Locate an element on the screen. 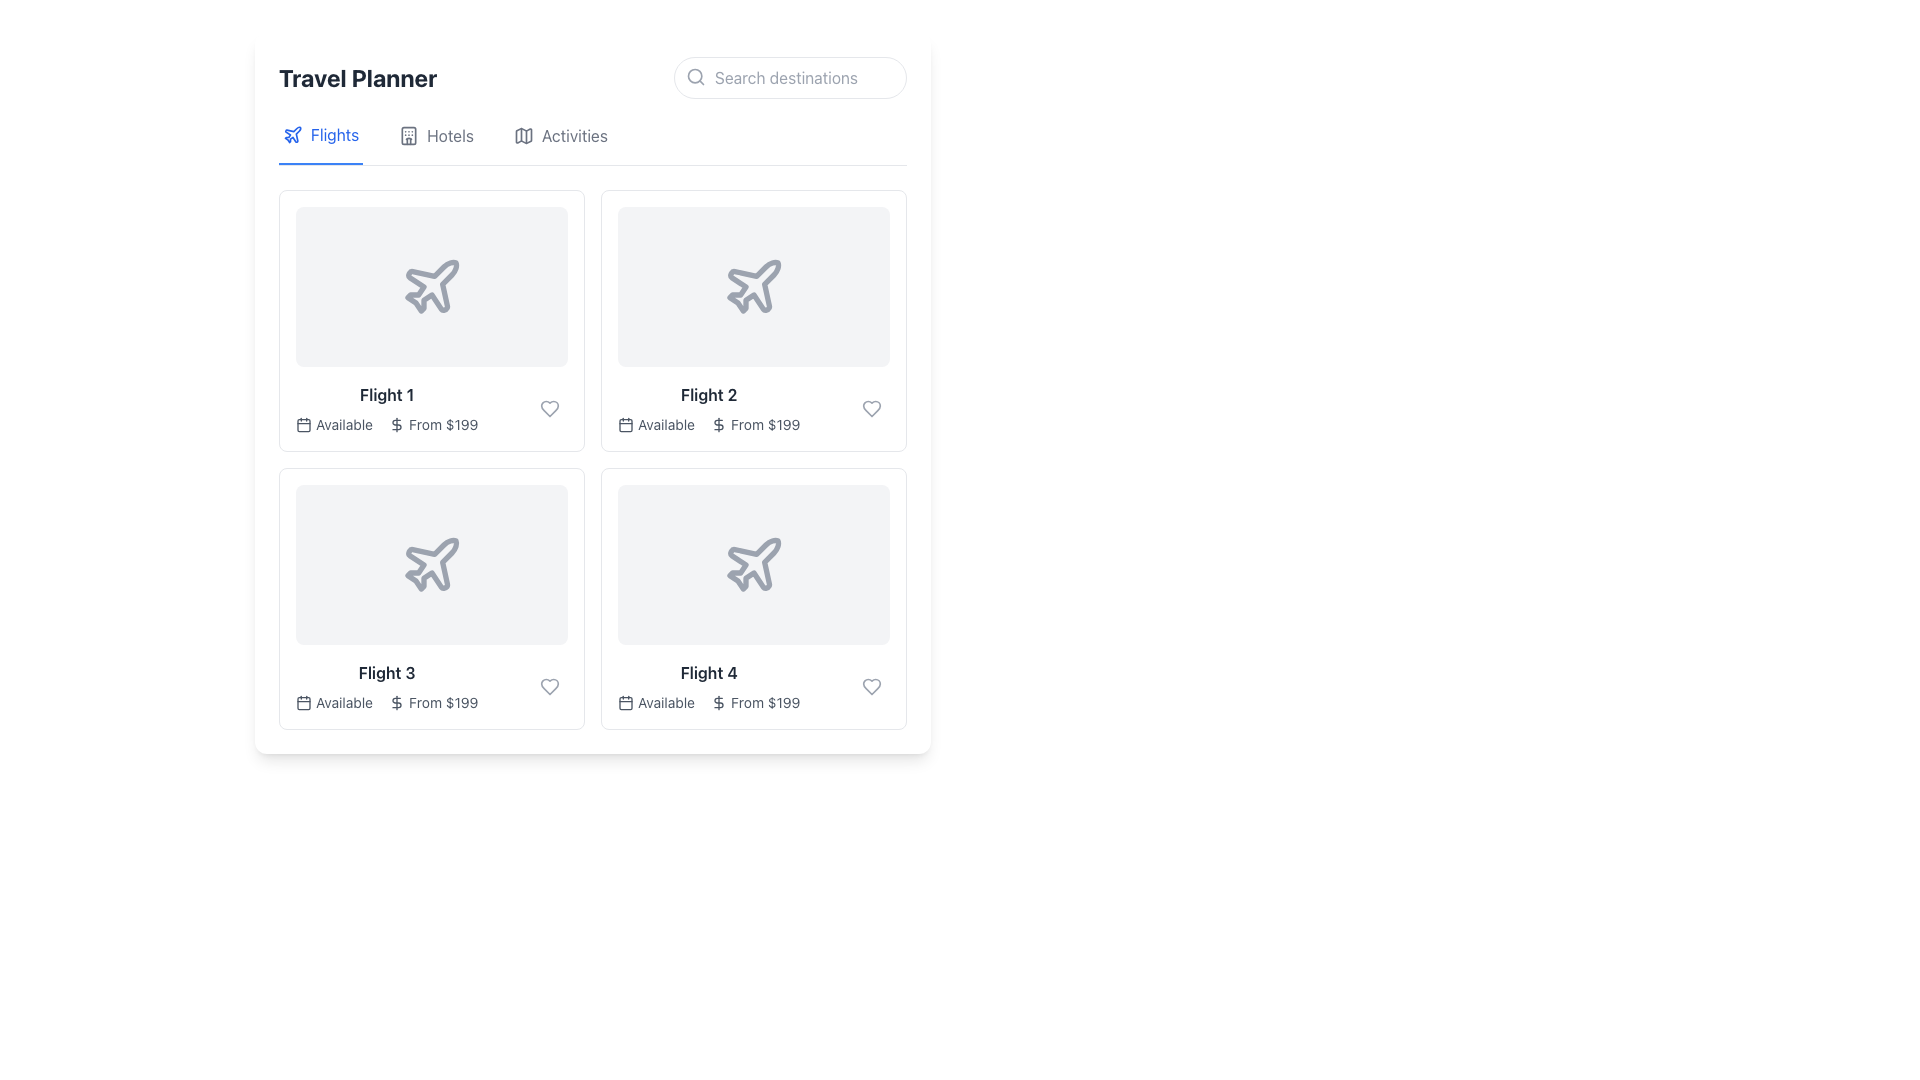 This screenshot has width=1920, height=1080. the heart icon located at the bottom right corner of the 'Flight 4' card to favorite the associated flight is located at coordinates (872, 685).